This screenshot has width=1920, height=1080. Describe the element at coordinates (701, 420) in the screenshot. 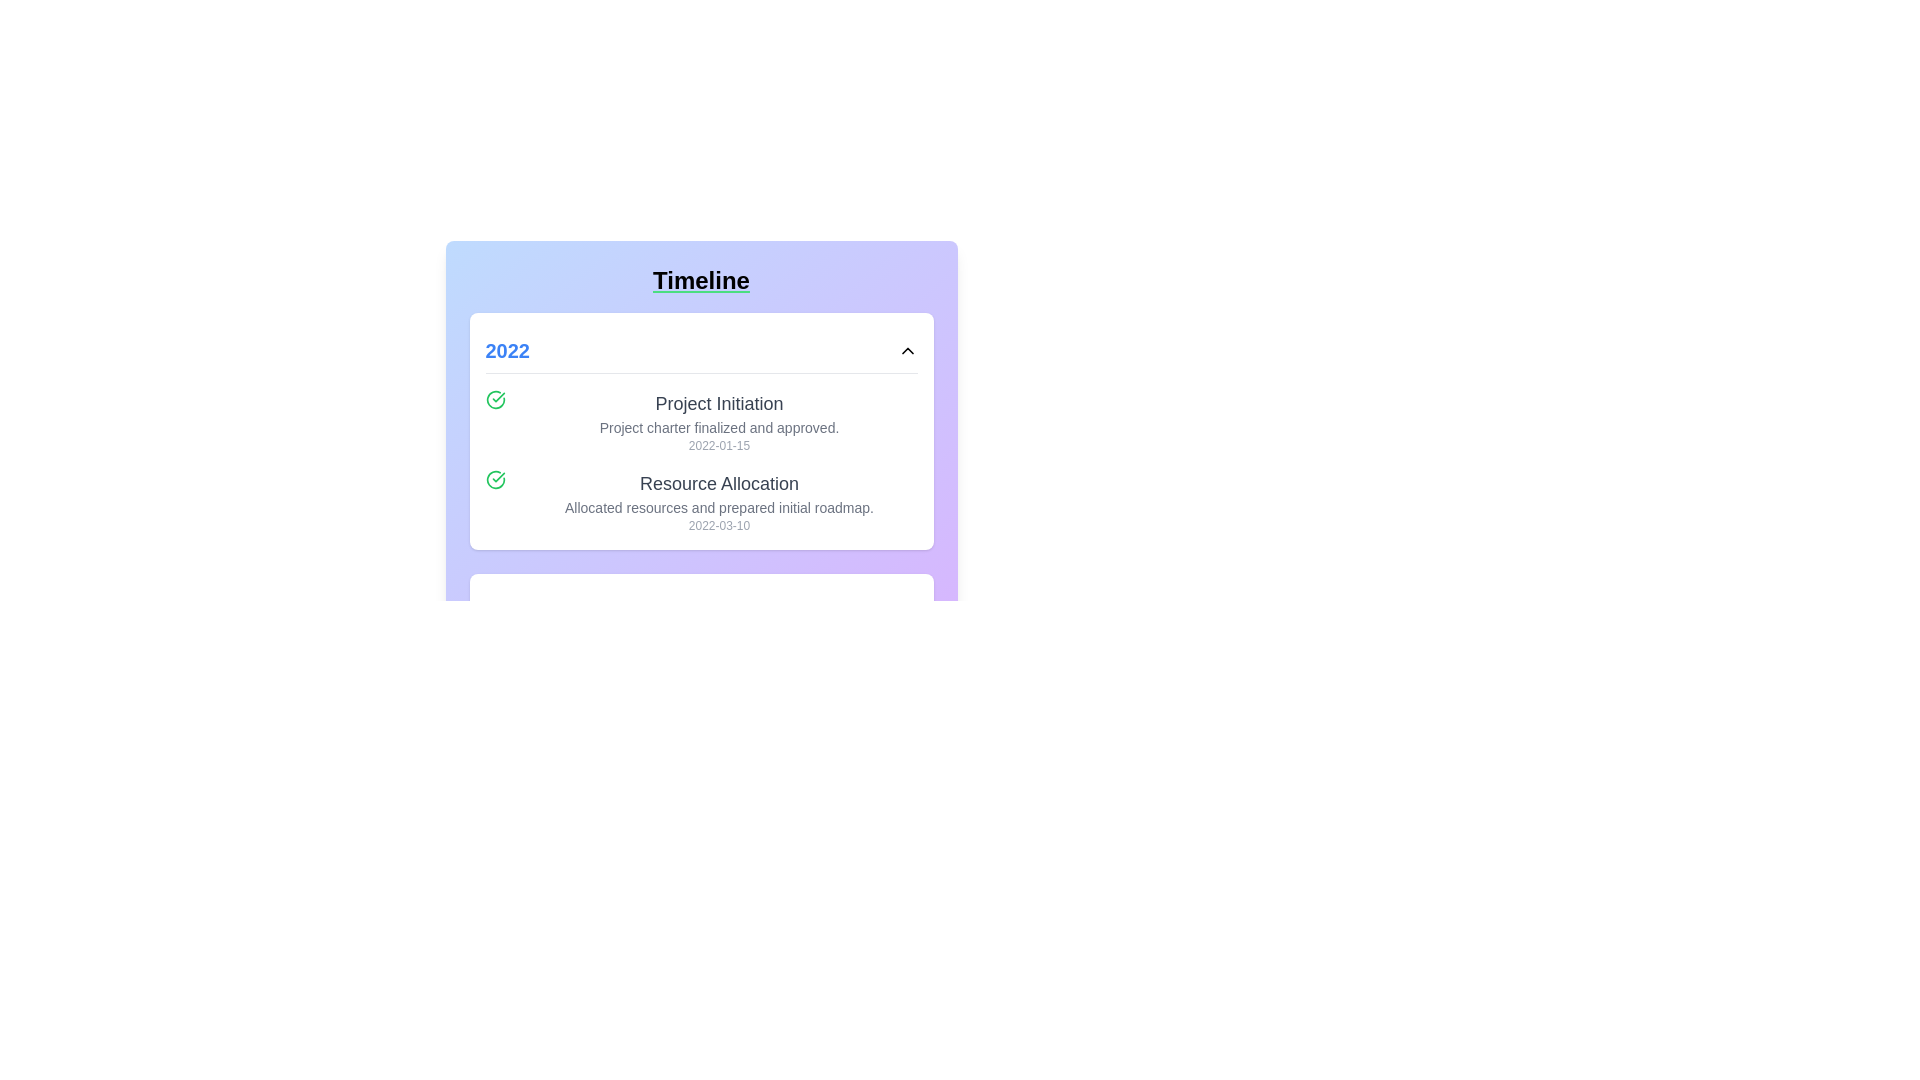

I see `the first milestone entry in the timeline, located beneath the '2022' header` at that location.